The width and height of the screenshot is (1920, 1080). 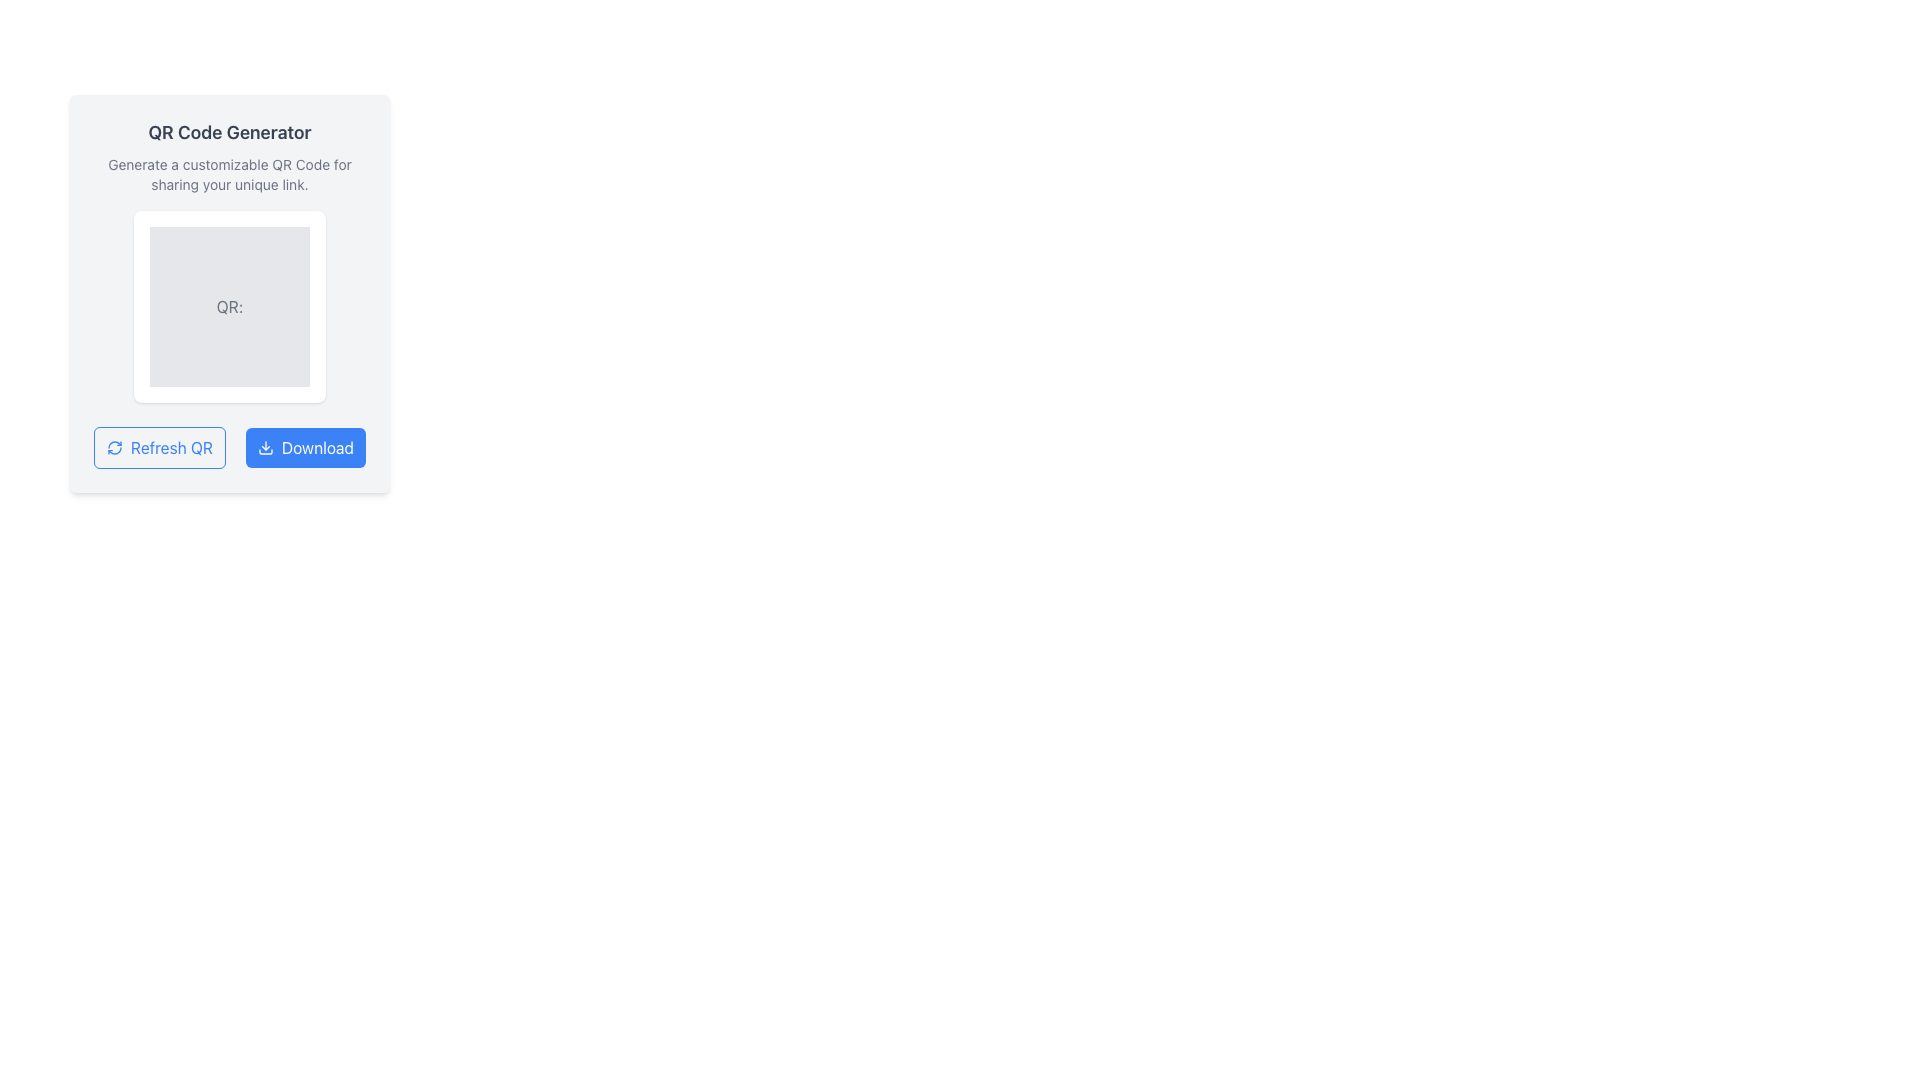 I want to click on the Text Label that serves as the title of the card, which is positioned at the top center of the card layout for generating QR codes, so click(x=230, y=132).